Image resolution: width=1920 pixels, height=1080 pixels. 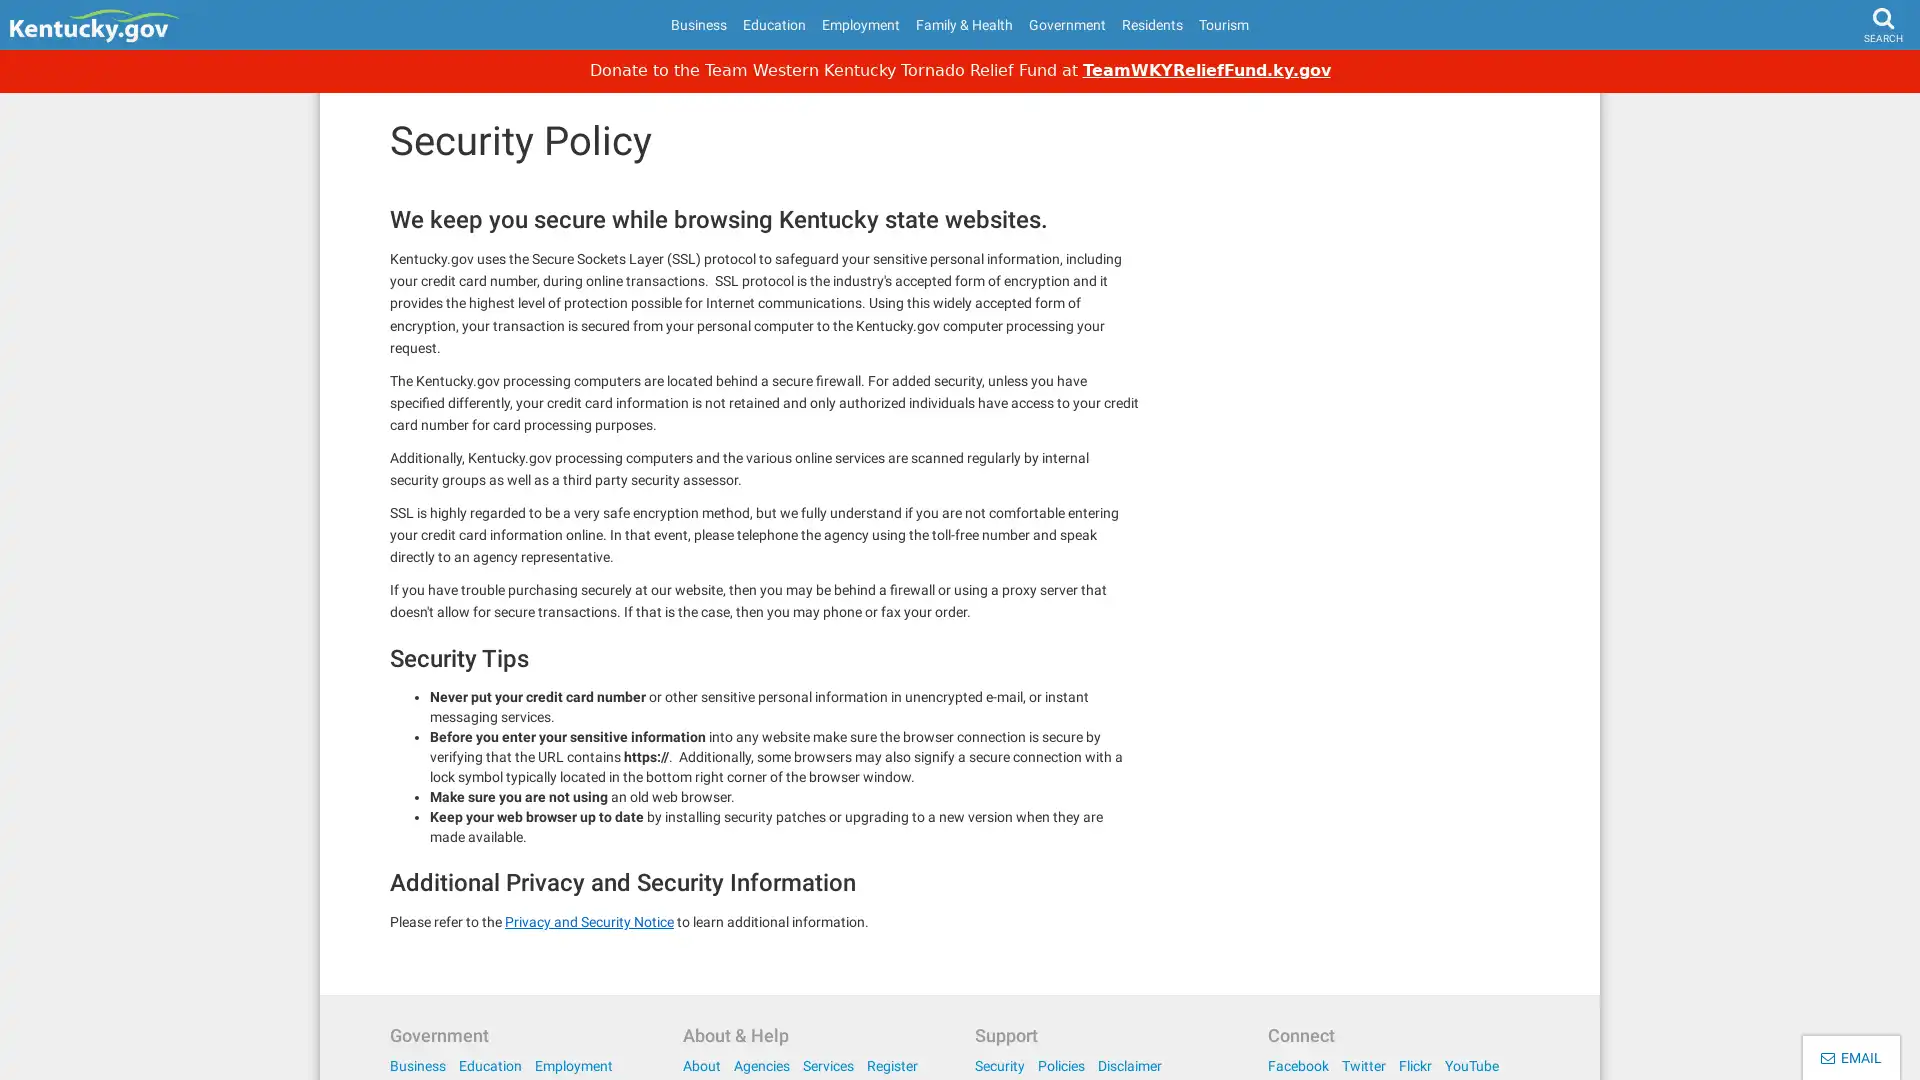 What do you see at coordinates (1845, 76) in the screenshot?
I see `Search` at bounding box center [1845, 76].